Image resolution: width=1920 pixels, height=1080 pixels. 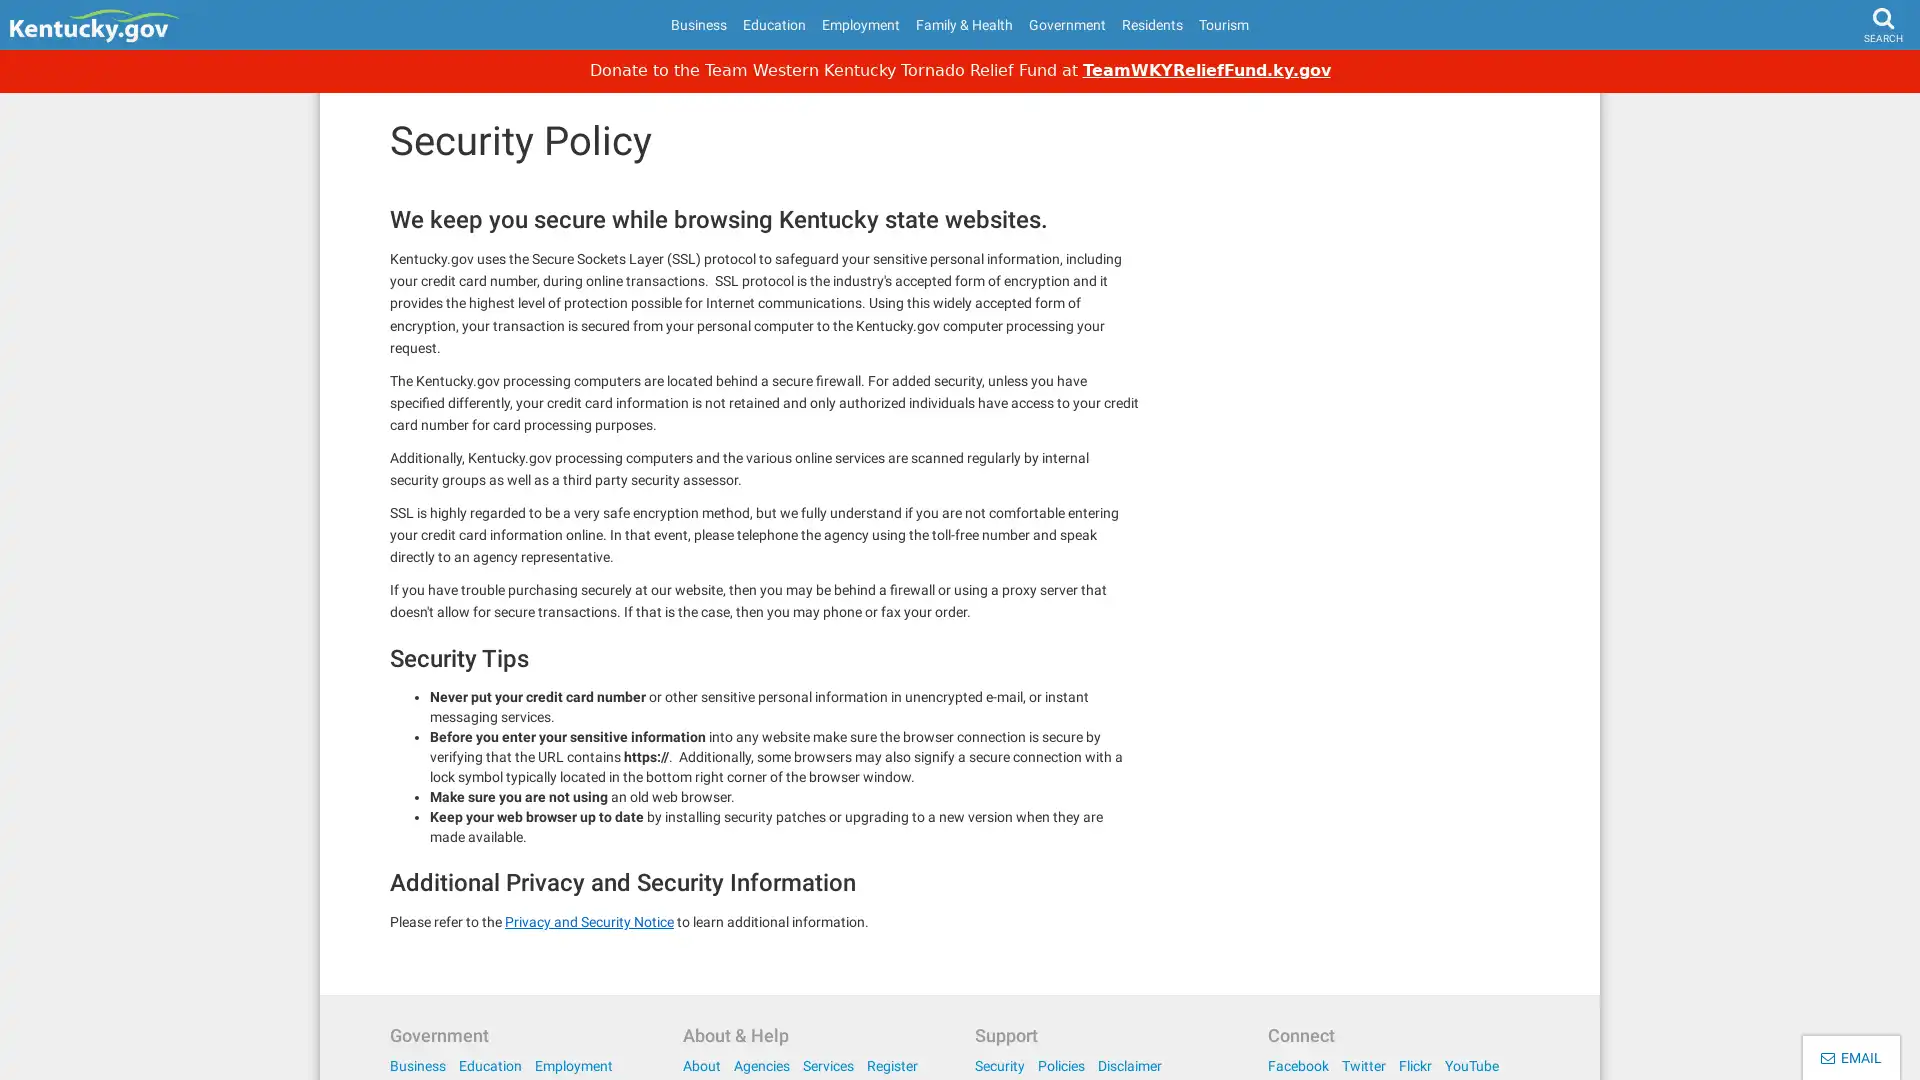 What do you see at coordinates (1845, 76) in the screenshot?
I see `Search` at bounding box center [1845, 76].